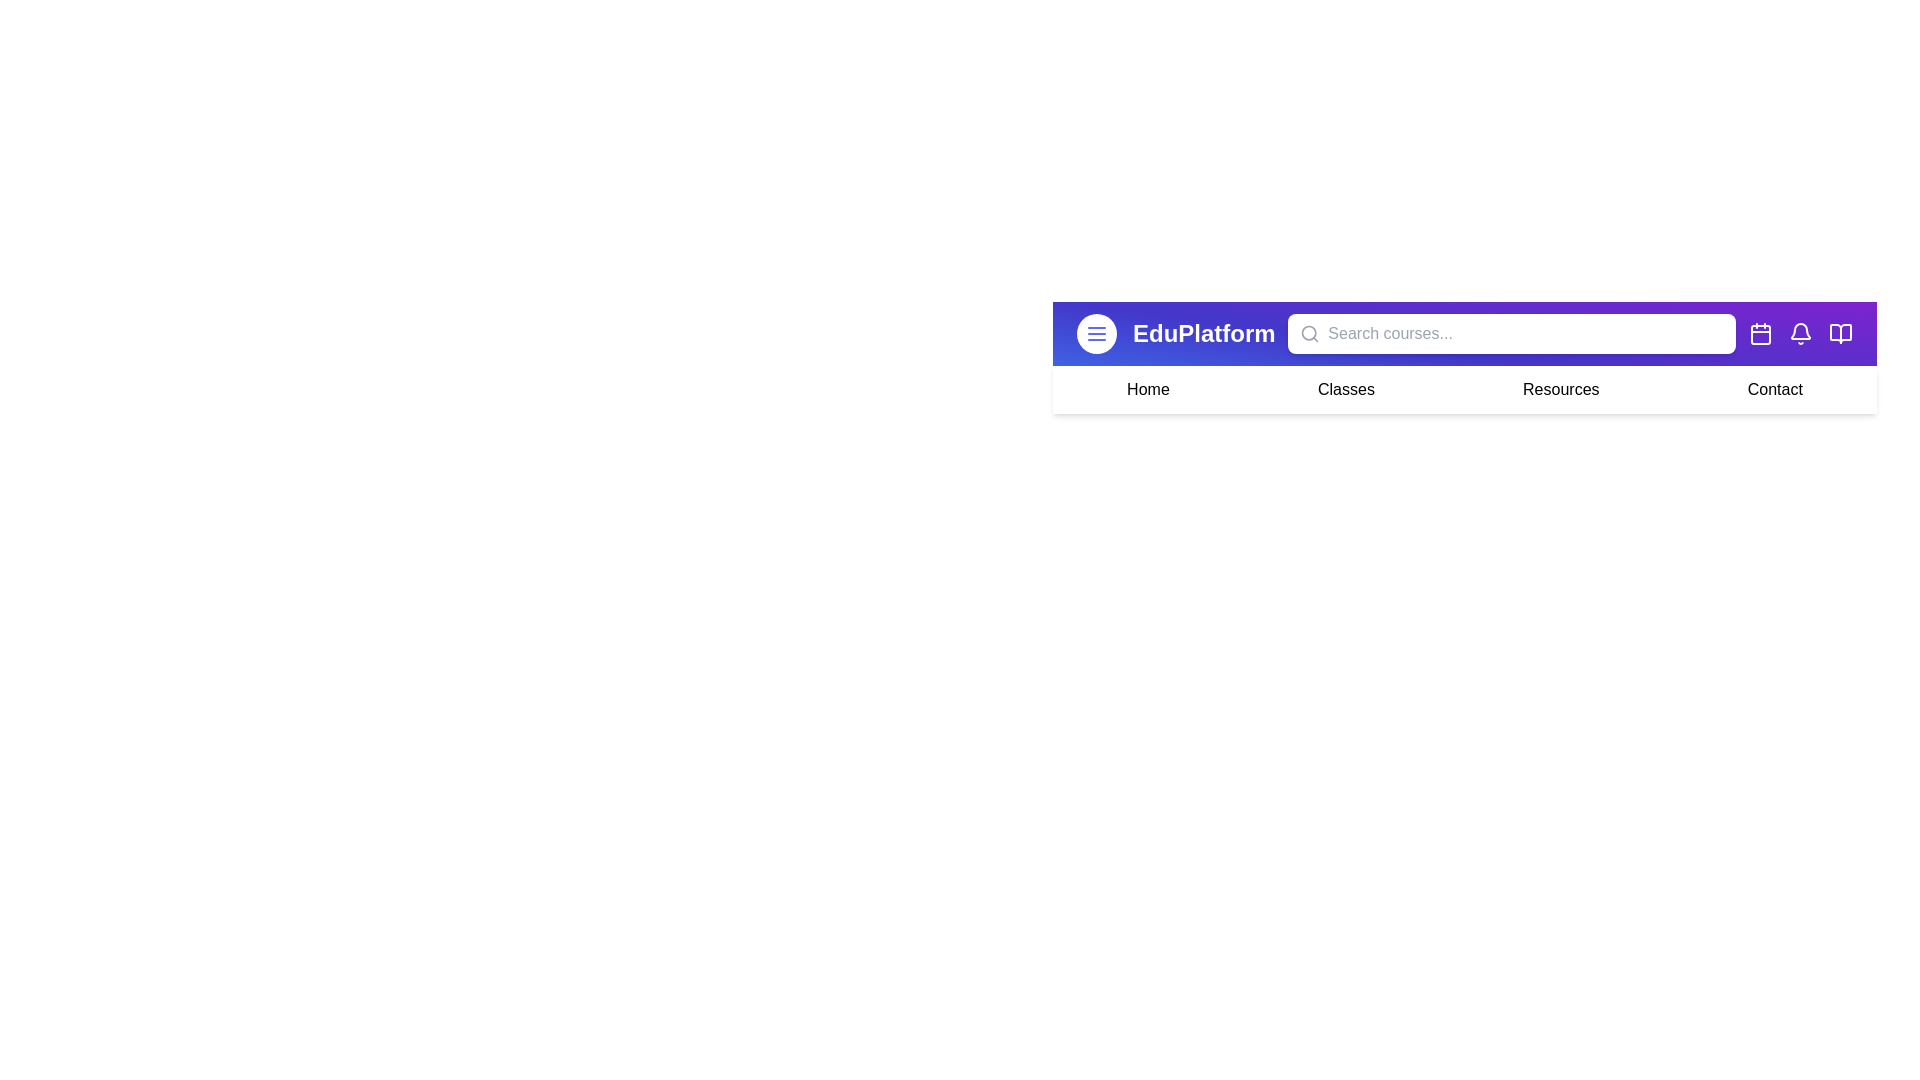 The height and width of the screenshot is (1080, 1920). I want to click on the Resources icon in the EduAppBar, so click(1840, 333).